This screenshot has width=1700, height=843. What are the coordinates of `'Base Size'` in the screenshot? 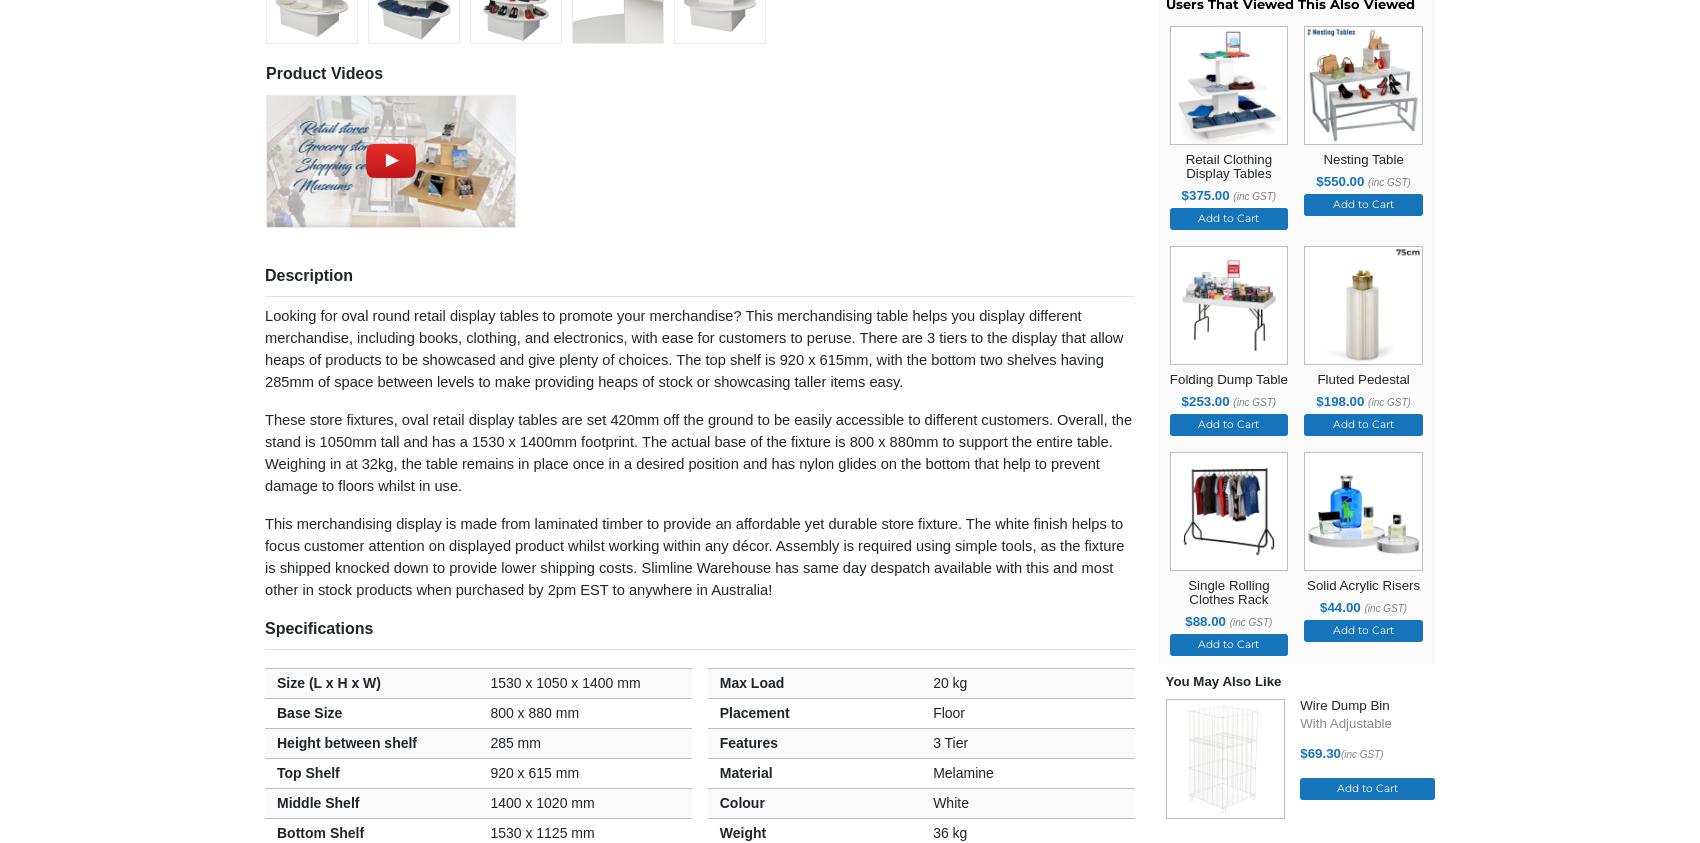 It's located at (309, 711).